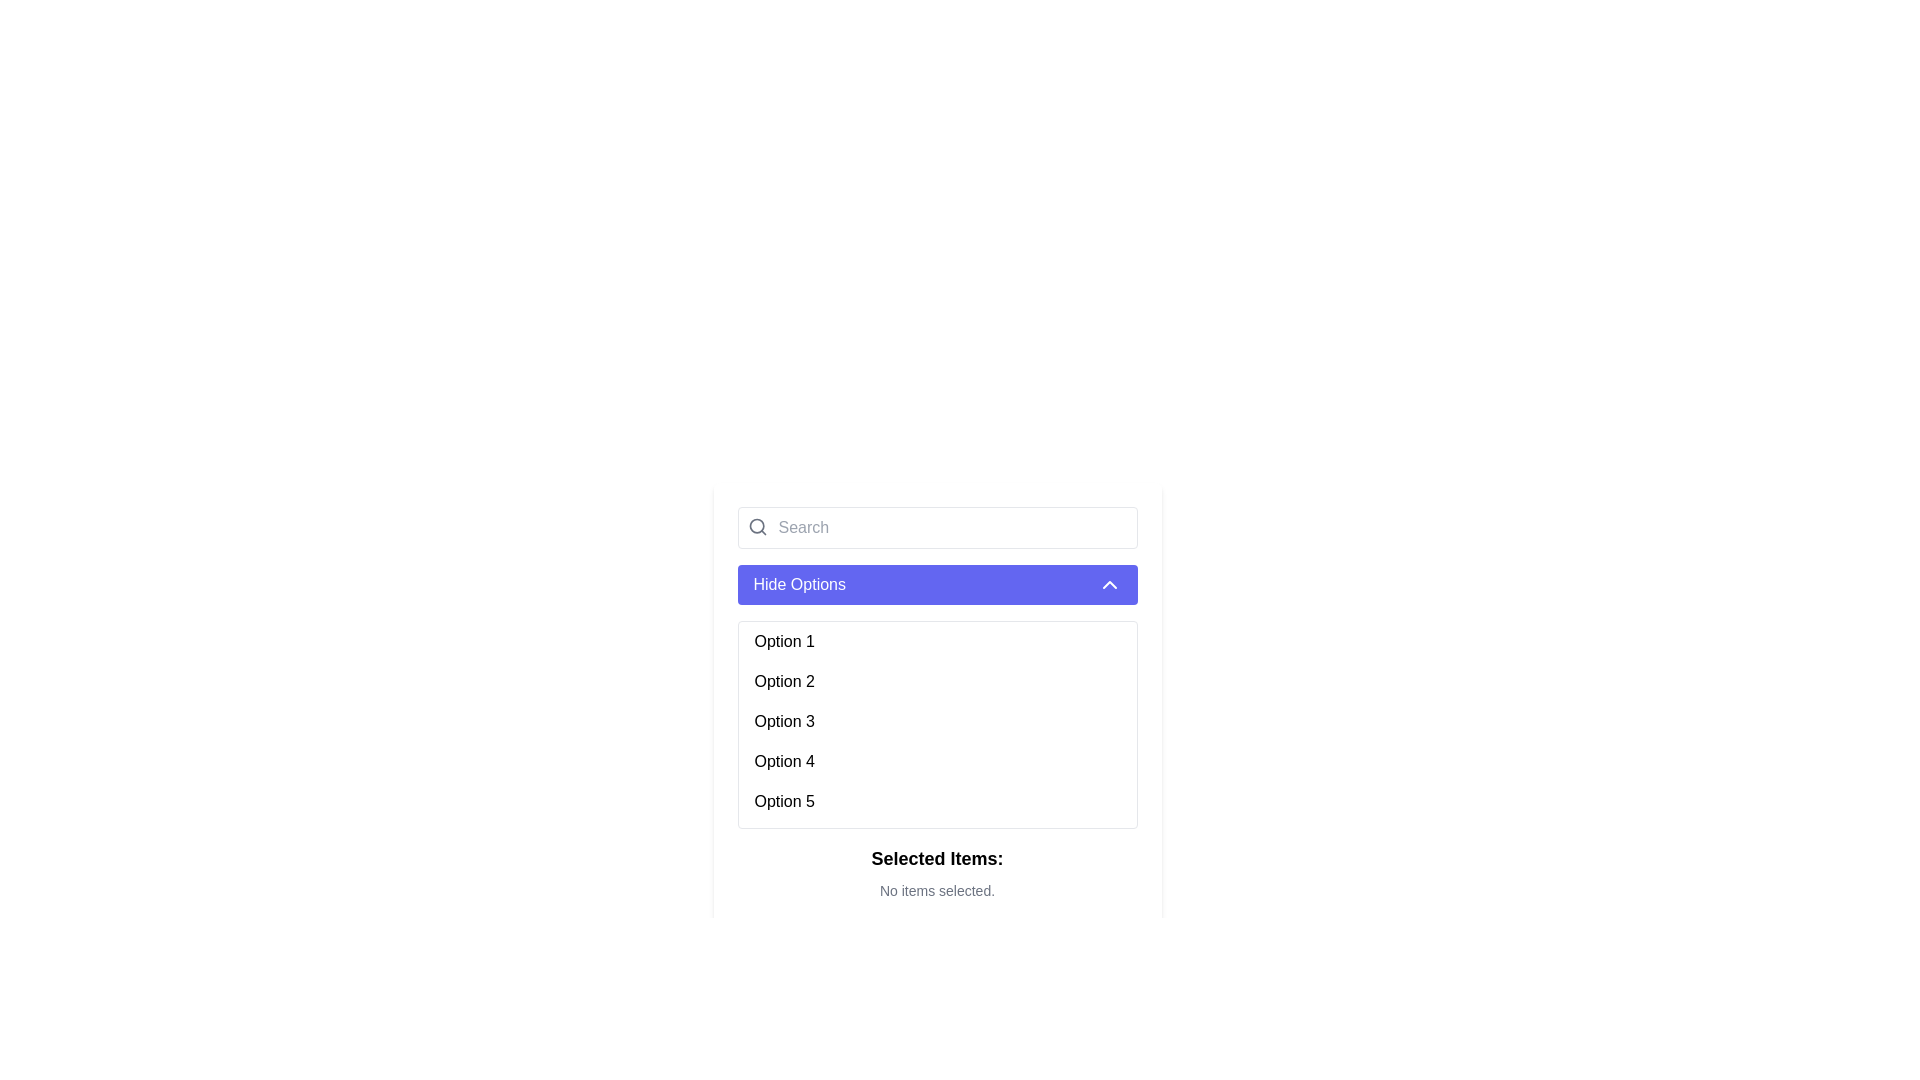  I want to click on the first item in the dropdown menu list located below the 'Hide Options' toggle, so click(936, 641).